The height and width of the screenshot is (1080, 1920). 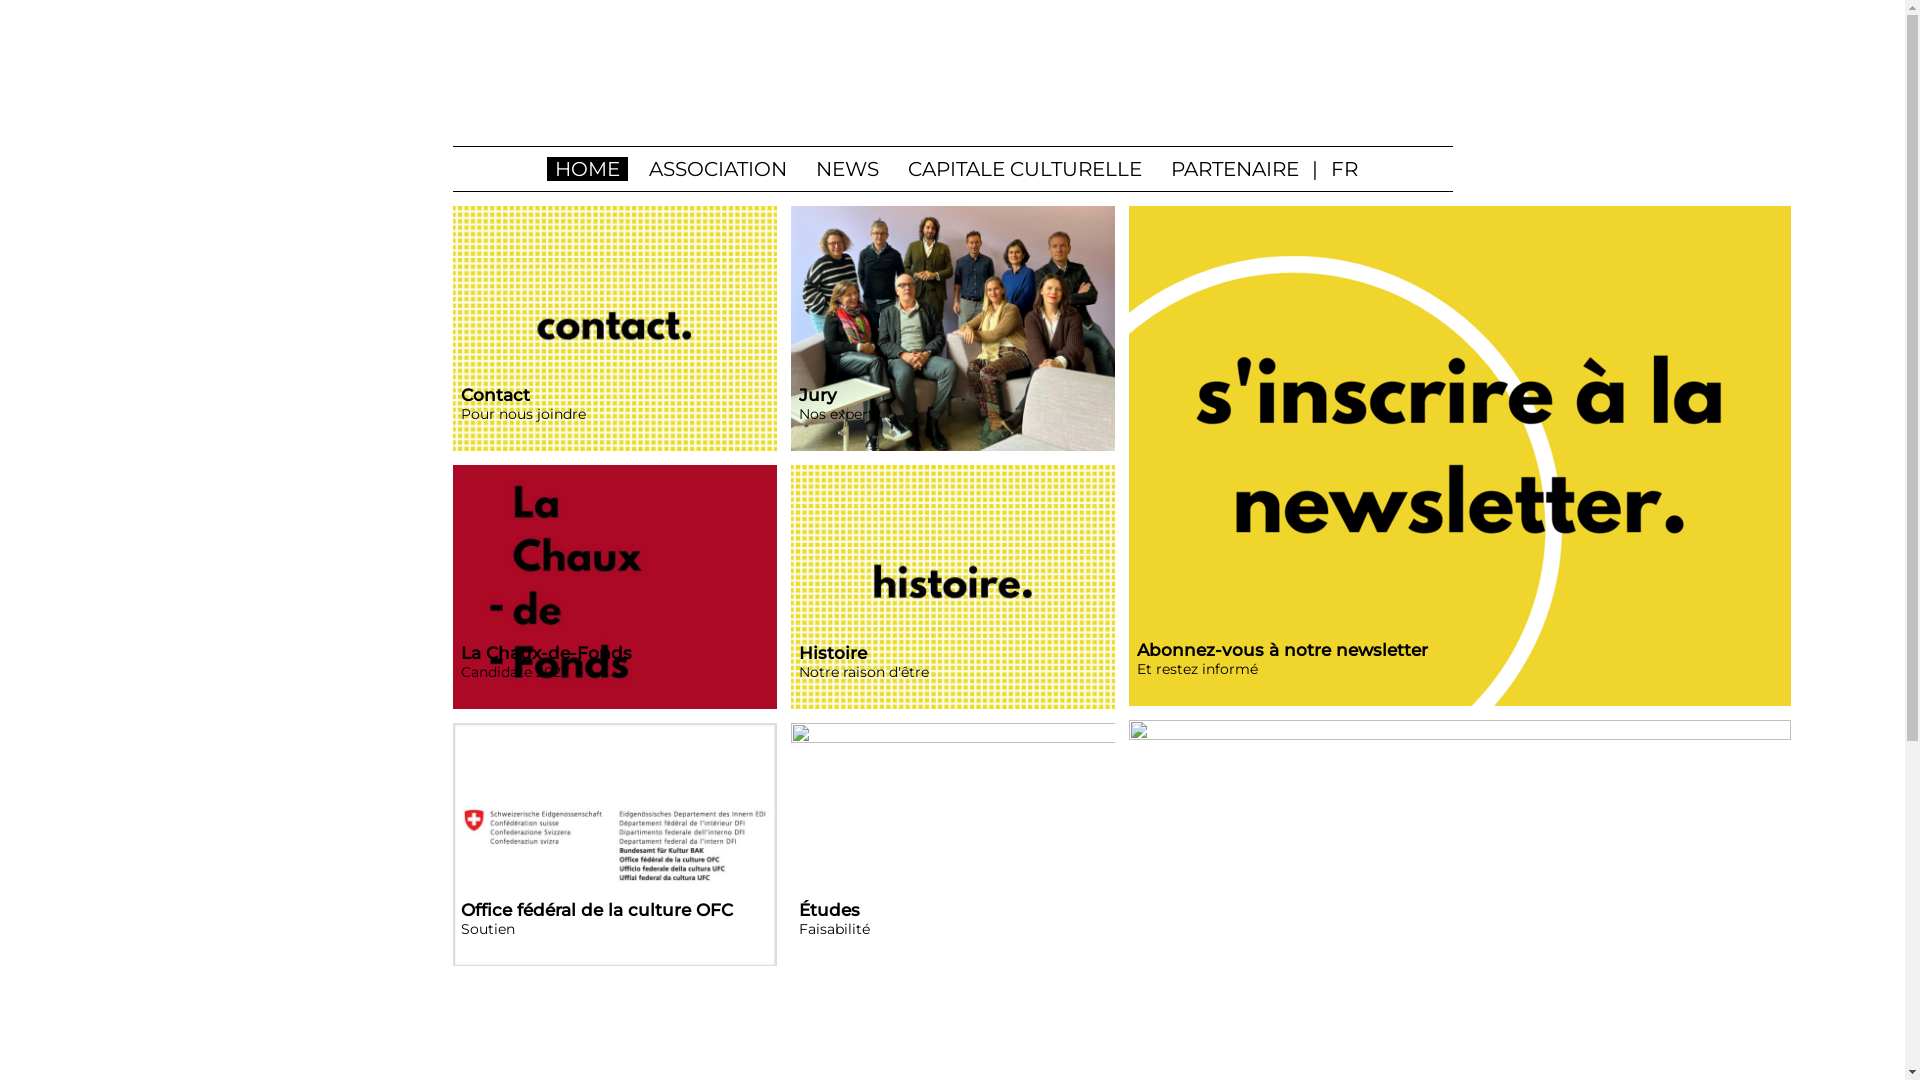 What do you see at coordinates (613, 586) in the screenshot?
I see `'La Chaux-de-Fonds'` at bounding box center [613, 586].